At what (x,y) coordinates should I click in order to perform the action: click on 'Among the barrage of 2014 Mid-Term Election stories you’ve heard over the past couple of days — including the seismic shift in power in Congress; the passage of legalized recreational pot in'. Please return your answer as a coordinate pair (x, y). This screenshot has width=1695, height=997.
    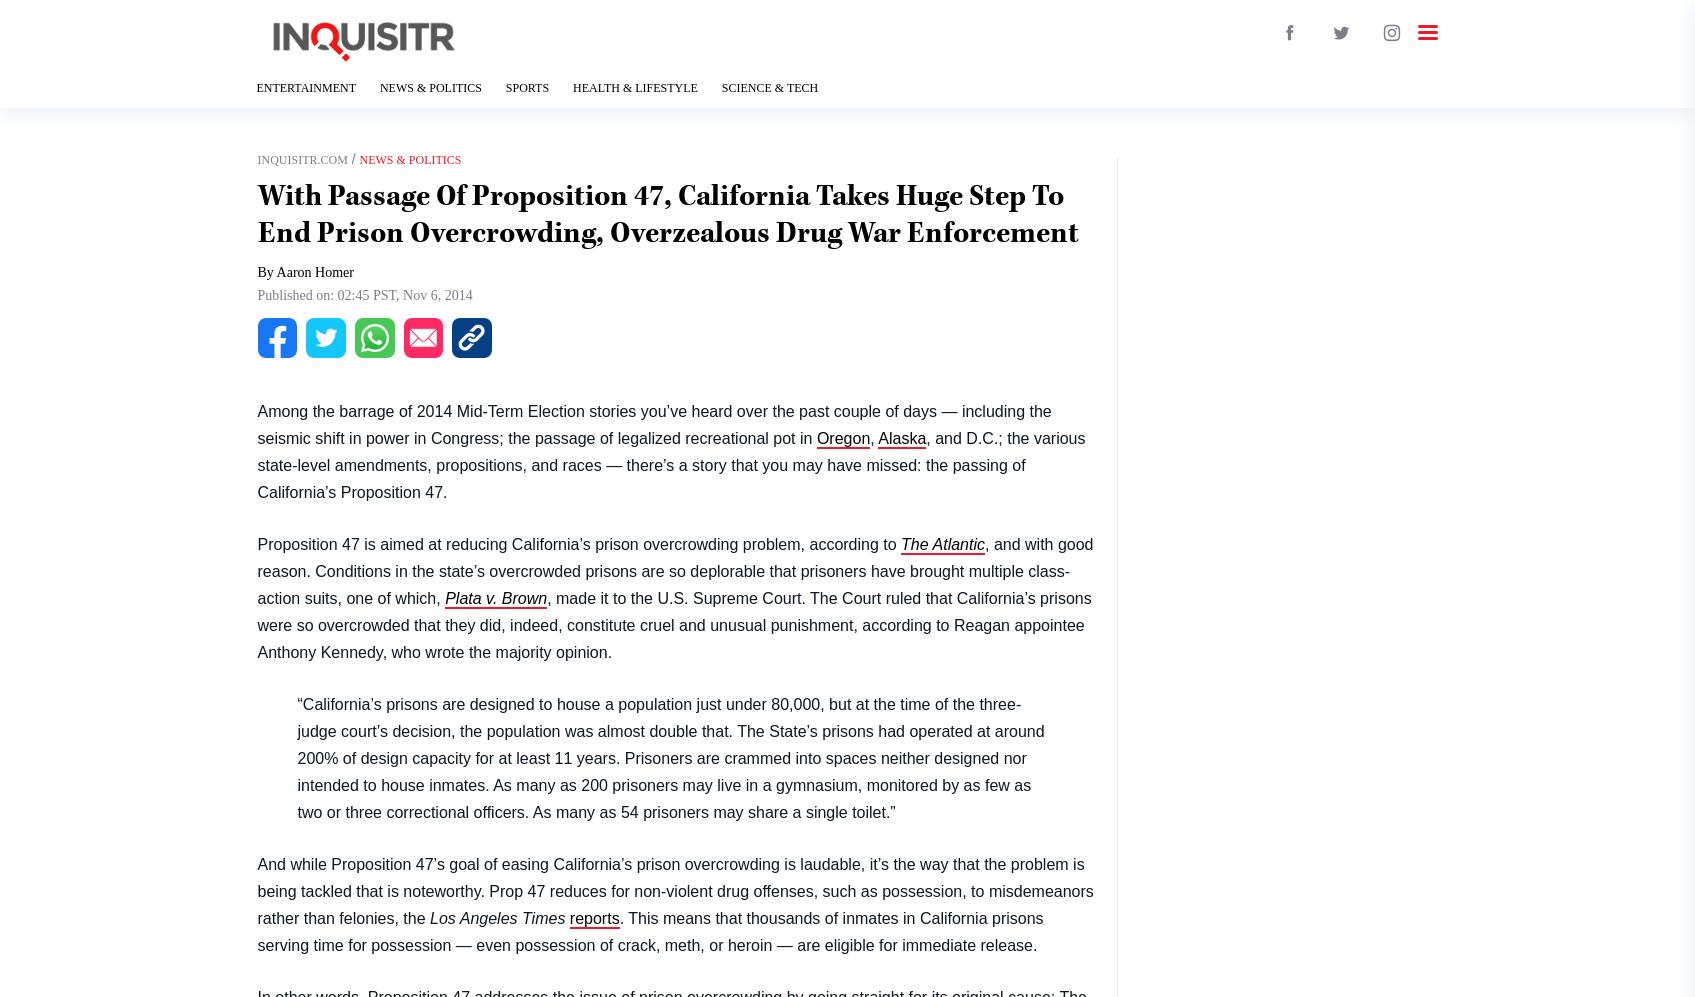
    Looking at the image, I should click on (255, 423).